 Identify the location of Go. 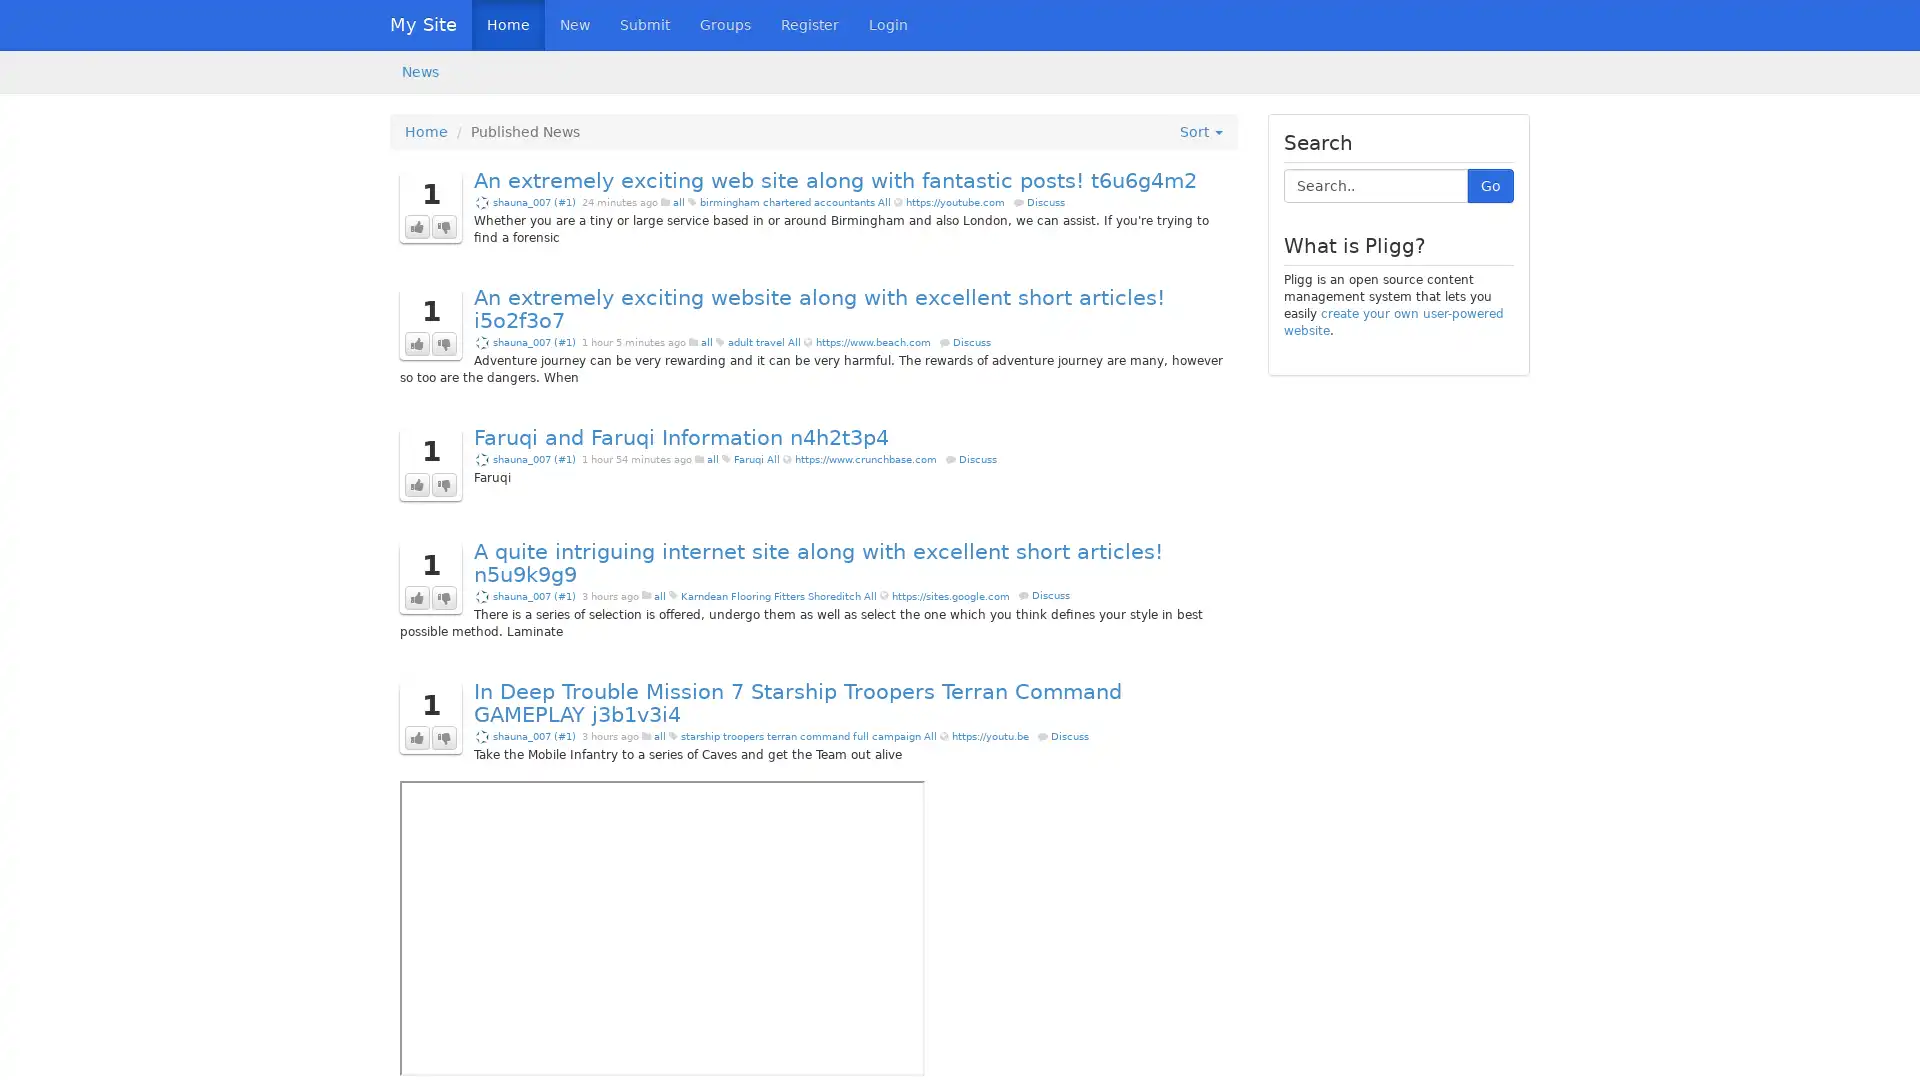
(1491, 185).